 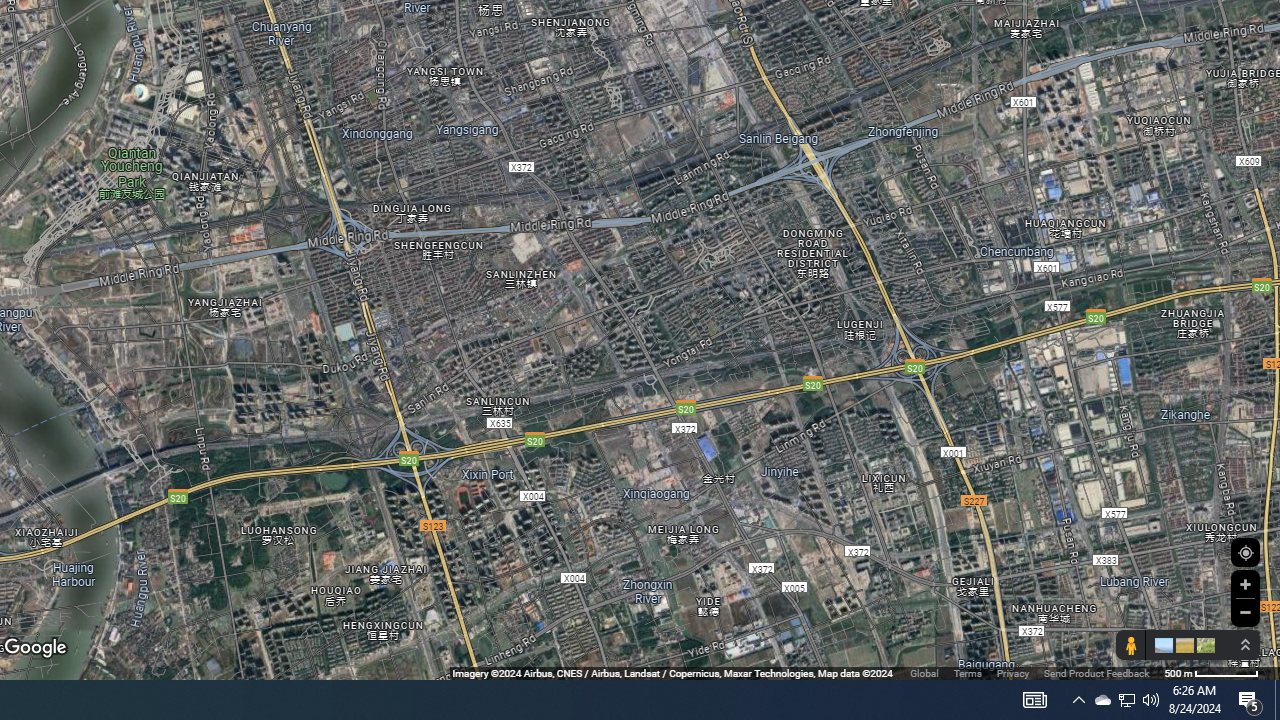 I want to click on 'Send Product Feedback', so click(x=1095, y=673).